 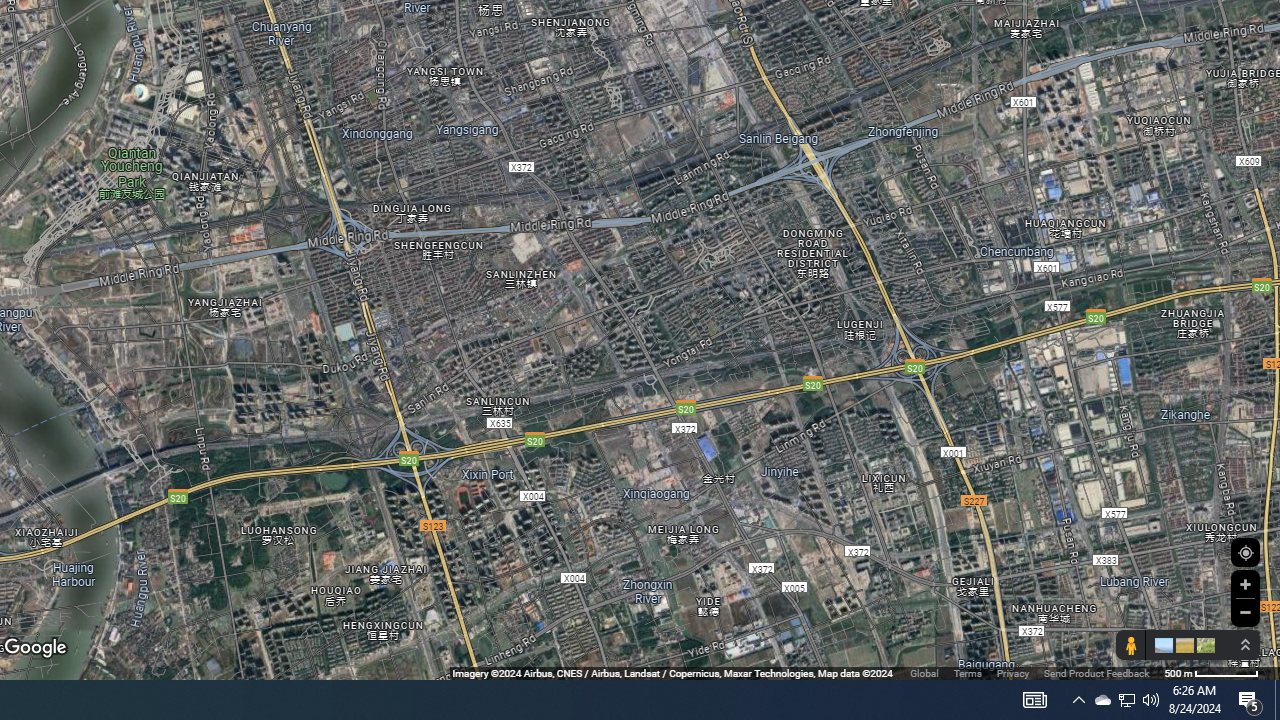 I want to click on 'Send Product Feedback', so click(x=1095, y=673).